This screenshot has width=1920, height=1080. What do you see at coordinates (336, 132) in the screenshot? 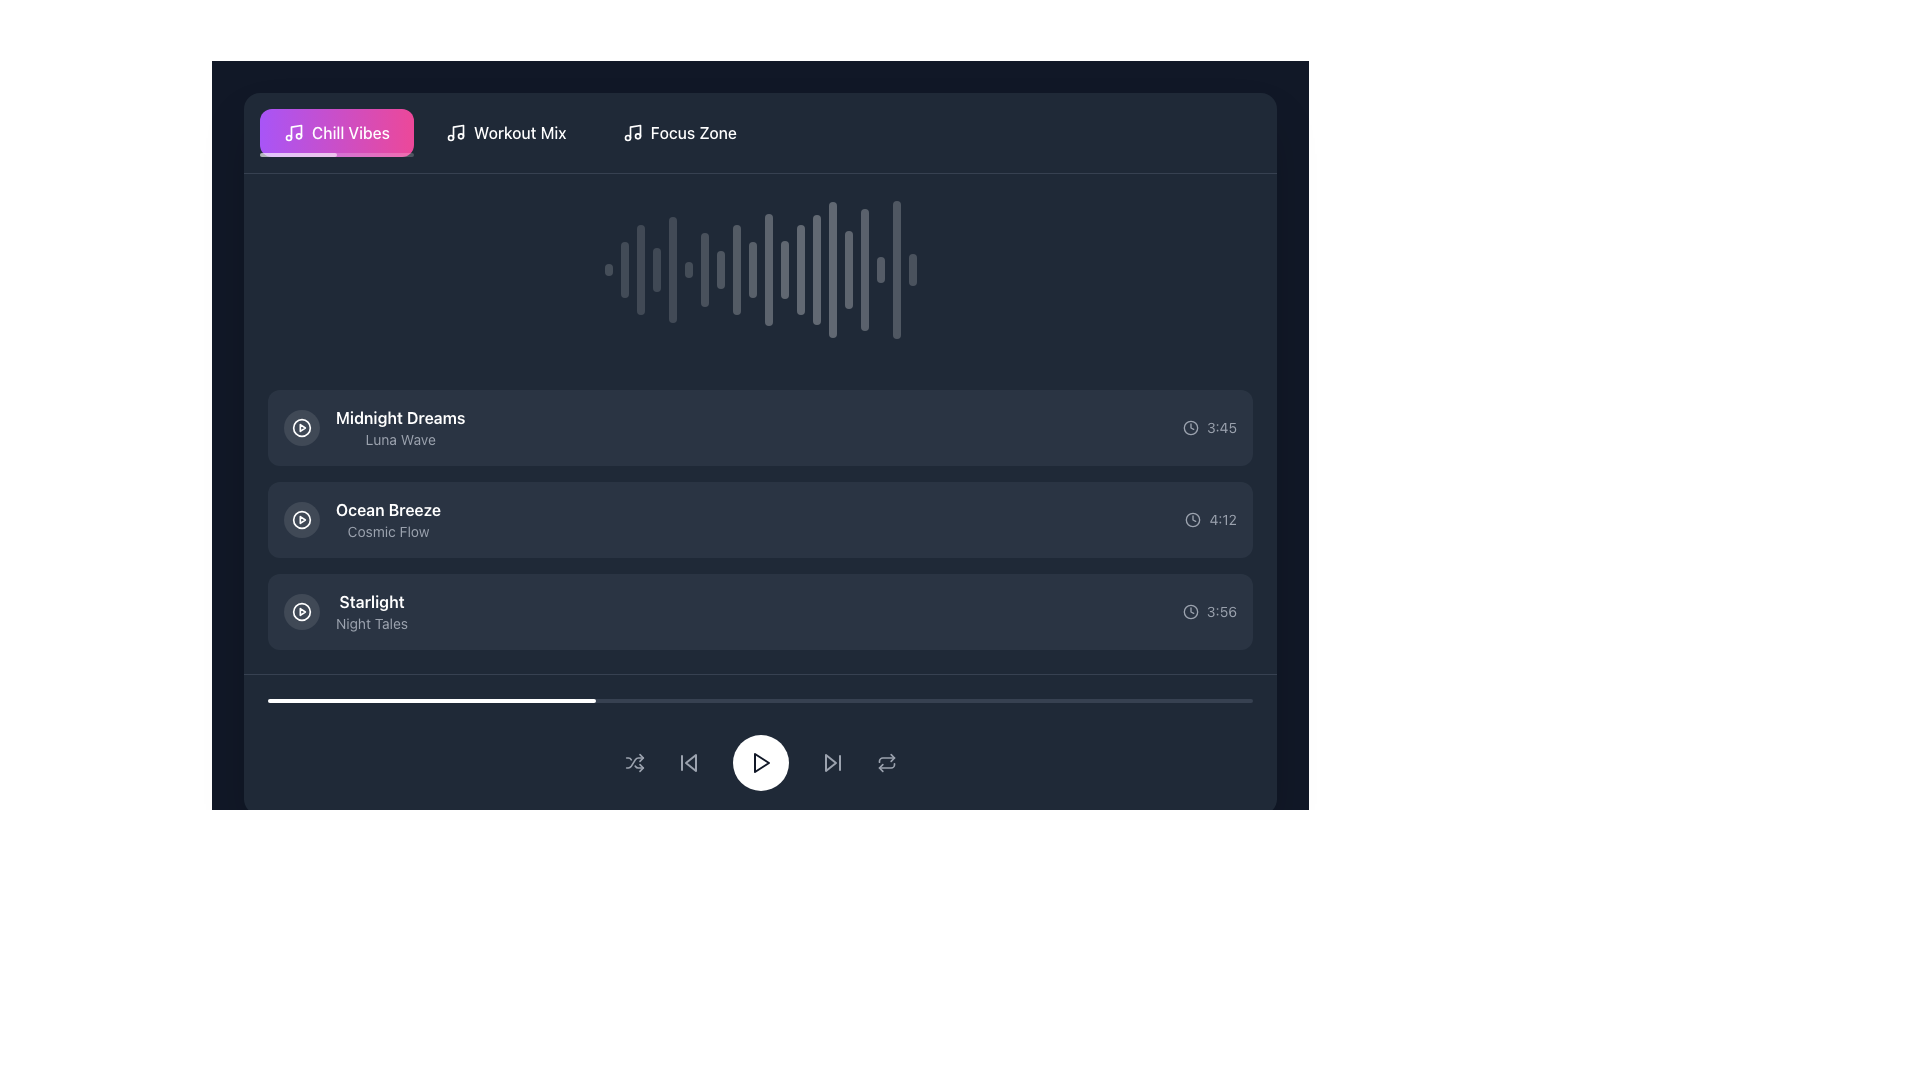
I see `the 'Chill Vibes' button, which features the text in bold font next to a musical note icon against a gradient background` at bounding box center [336, 132].